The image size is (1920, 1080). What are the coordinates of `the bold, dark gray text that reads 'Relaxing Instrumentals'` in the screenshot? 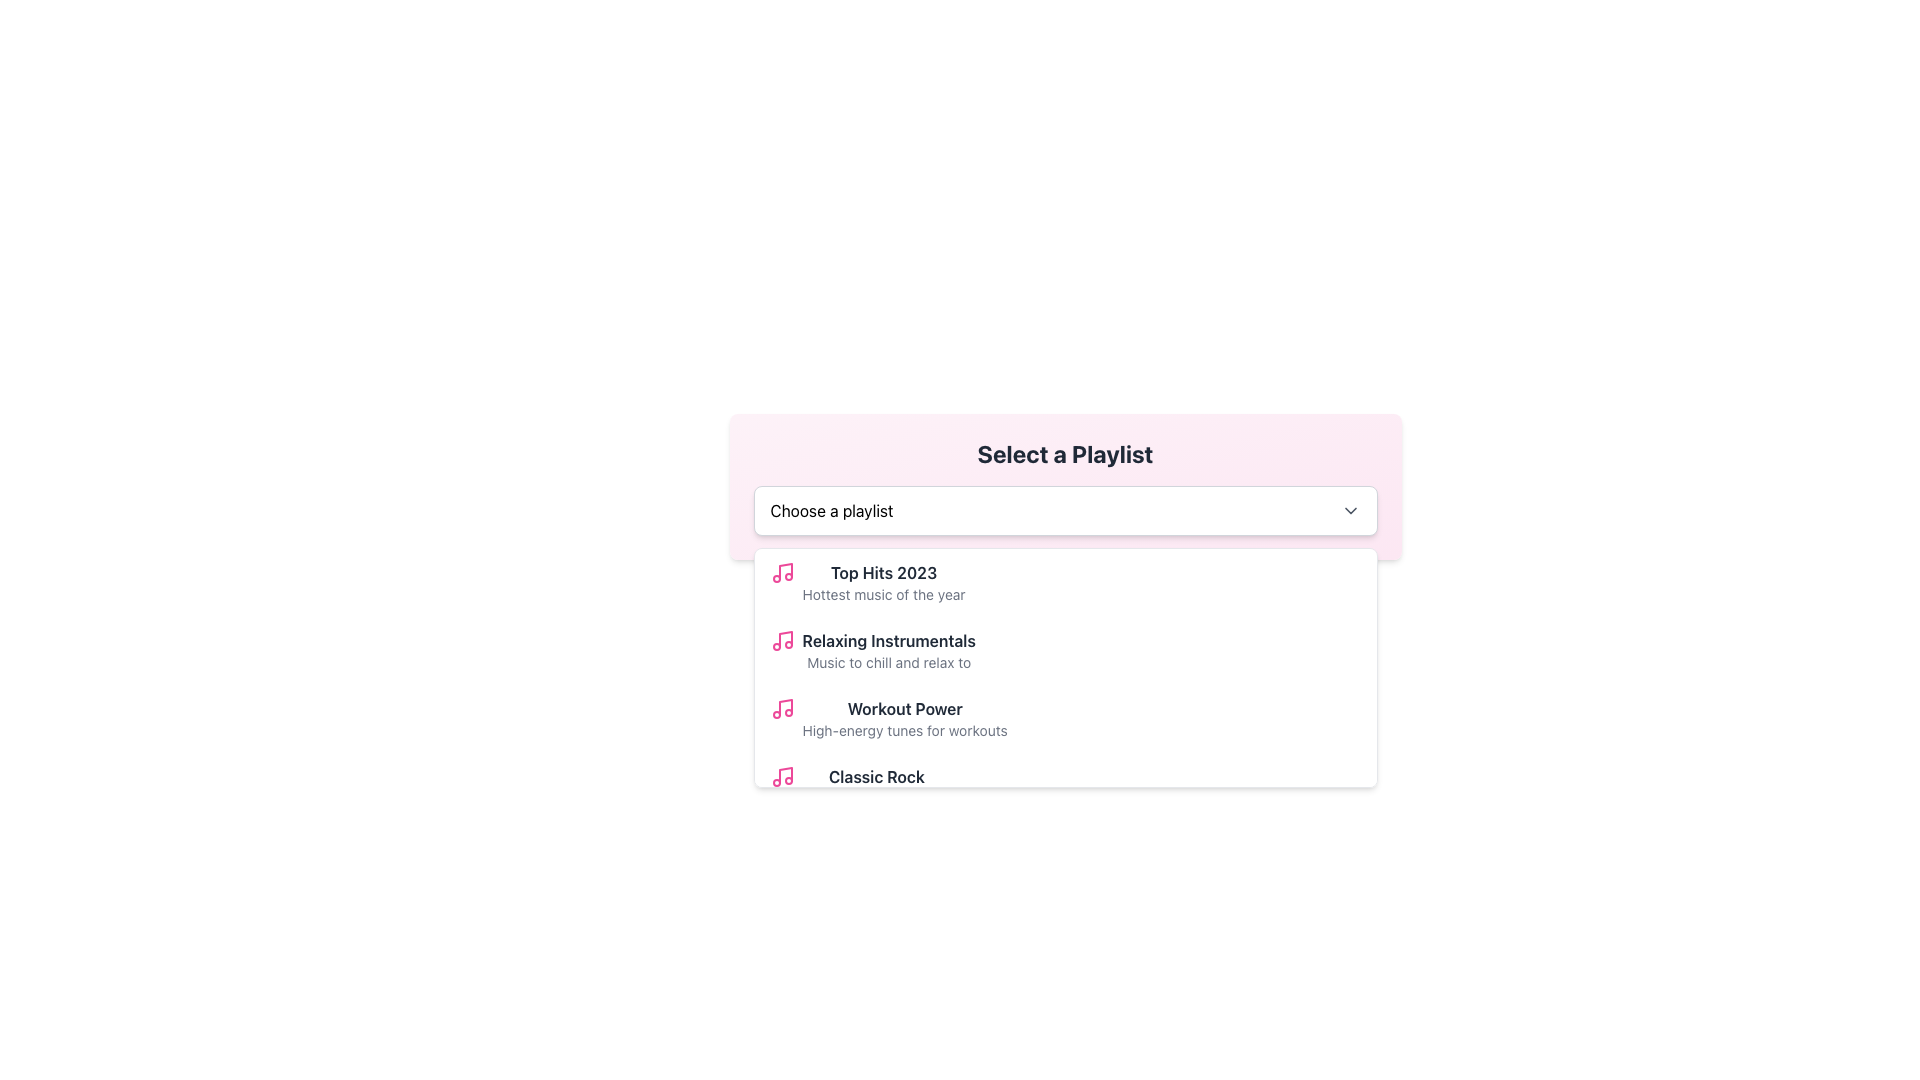 It's located at (887, 640).